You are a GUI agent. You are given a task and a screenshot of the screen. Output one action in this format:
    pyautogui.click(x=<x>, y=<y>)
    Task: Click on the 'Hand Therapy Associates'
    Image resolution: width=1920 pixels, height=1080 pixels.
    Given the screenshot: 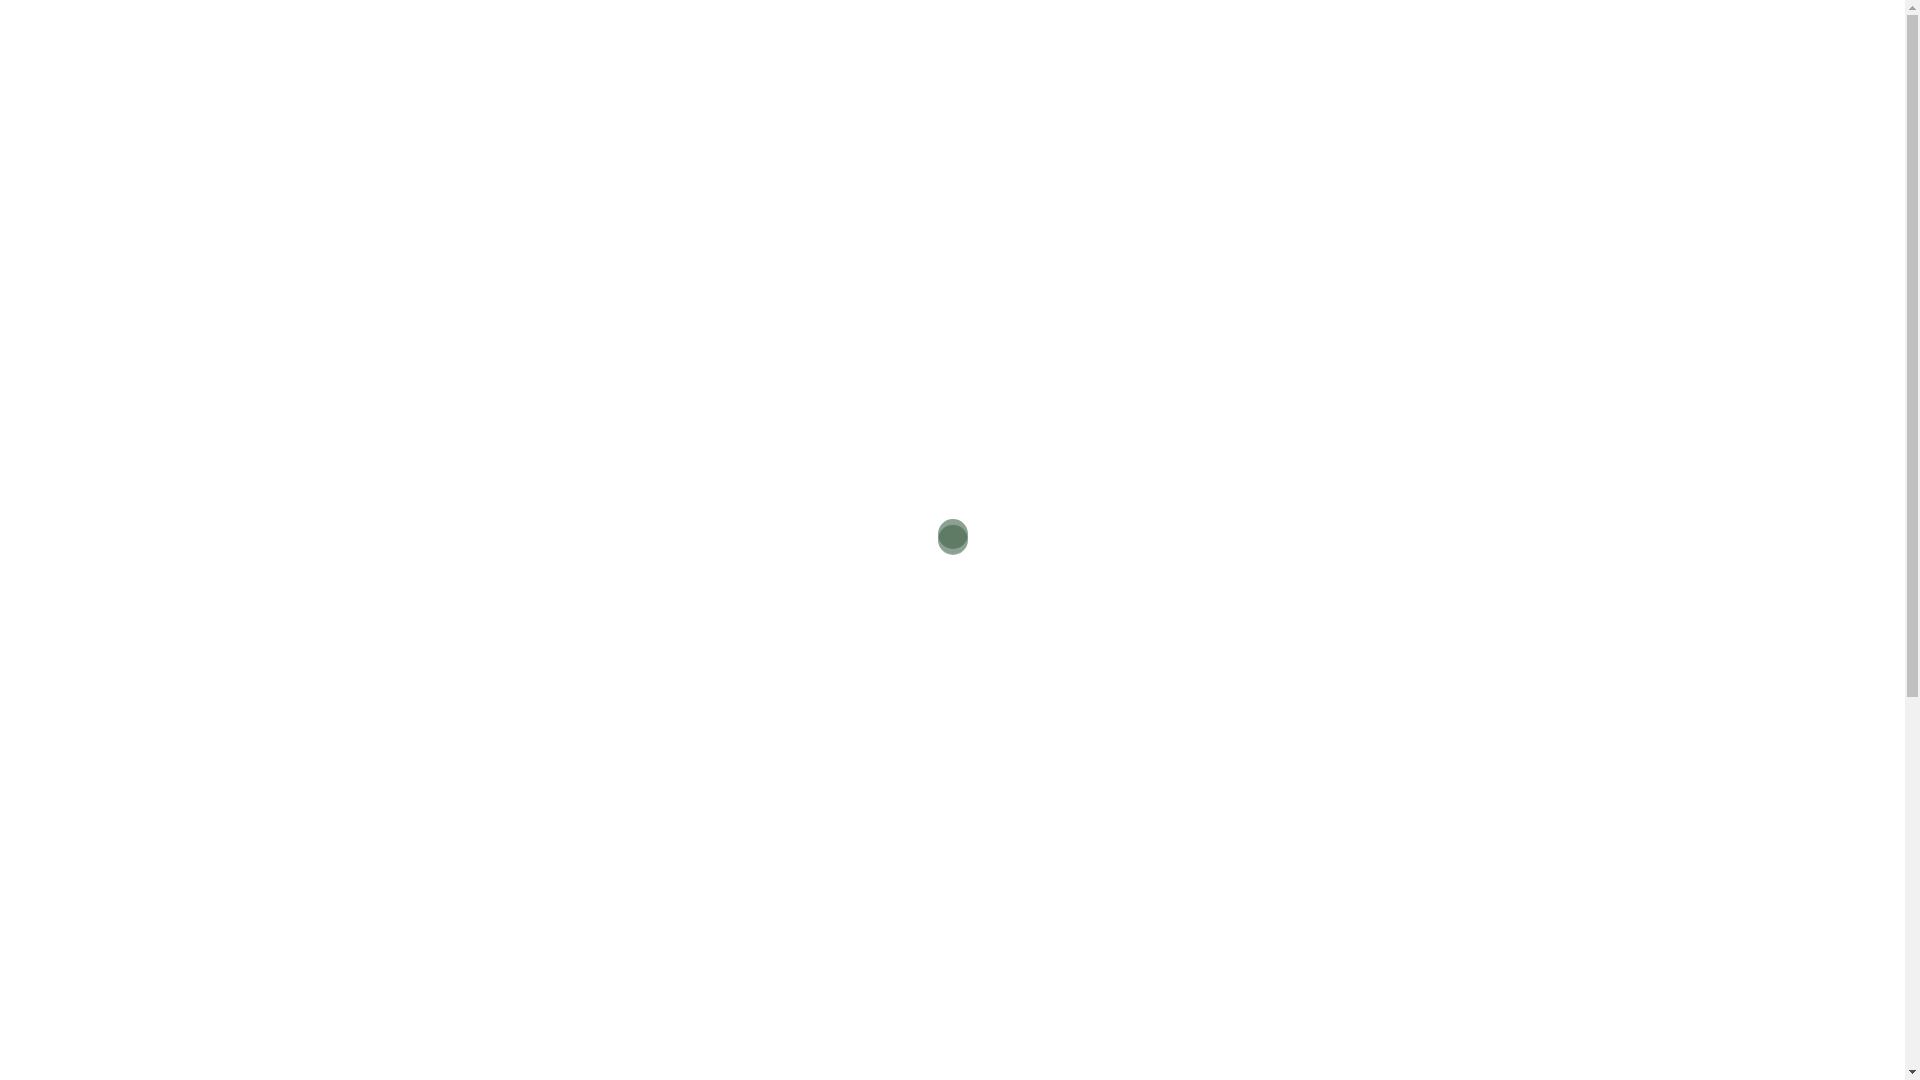 What is the action you would take?
    pyautogui.click(x=474, y=28)
    